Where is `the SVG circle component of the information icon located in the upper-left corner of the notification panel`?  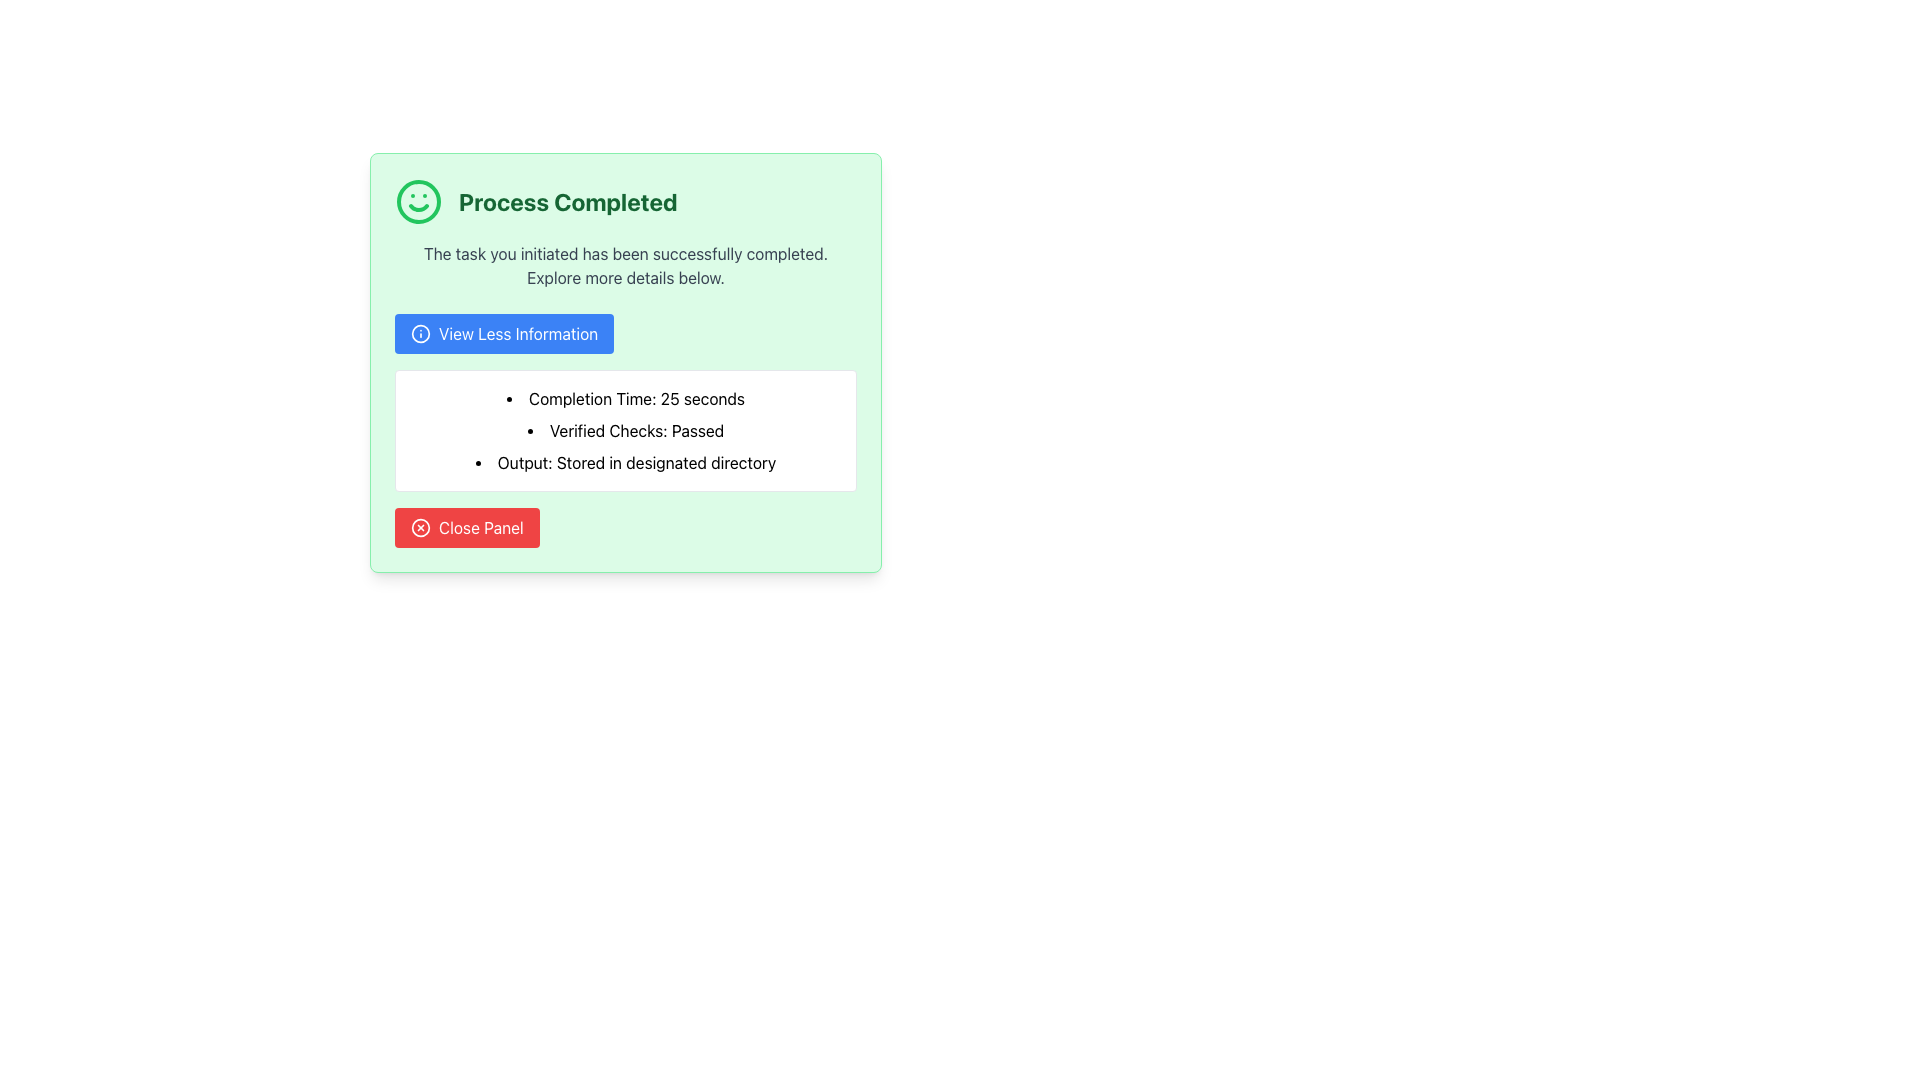 the SVG circle component of the information icon located in the upper-left corner of the notification panel is located at coordinates (420, 333).